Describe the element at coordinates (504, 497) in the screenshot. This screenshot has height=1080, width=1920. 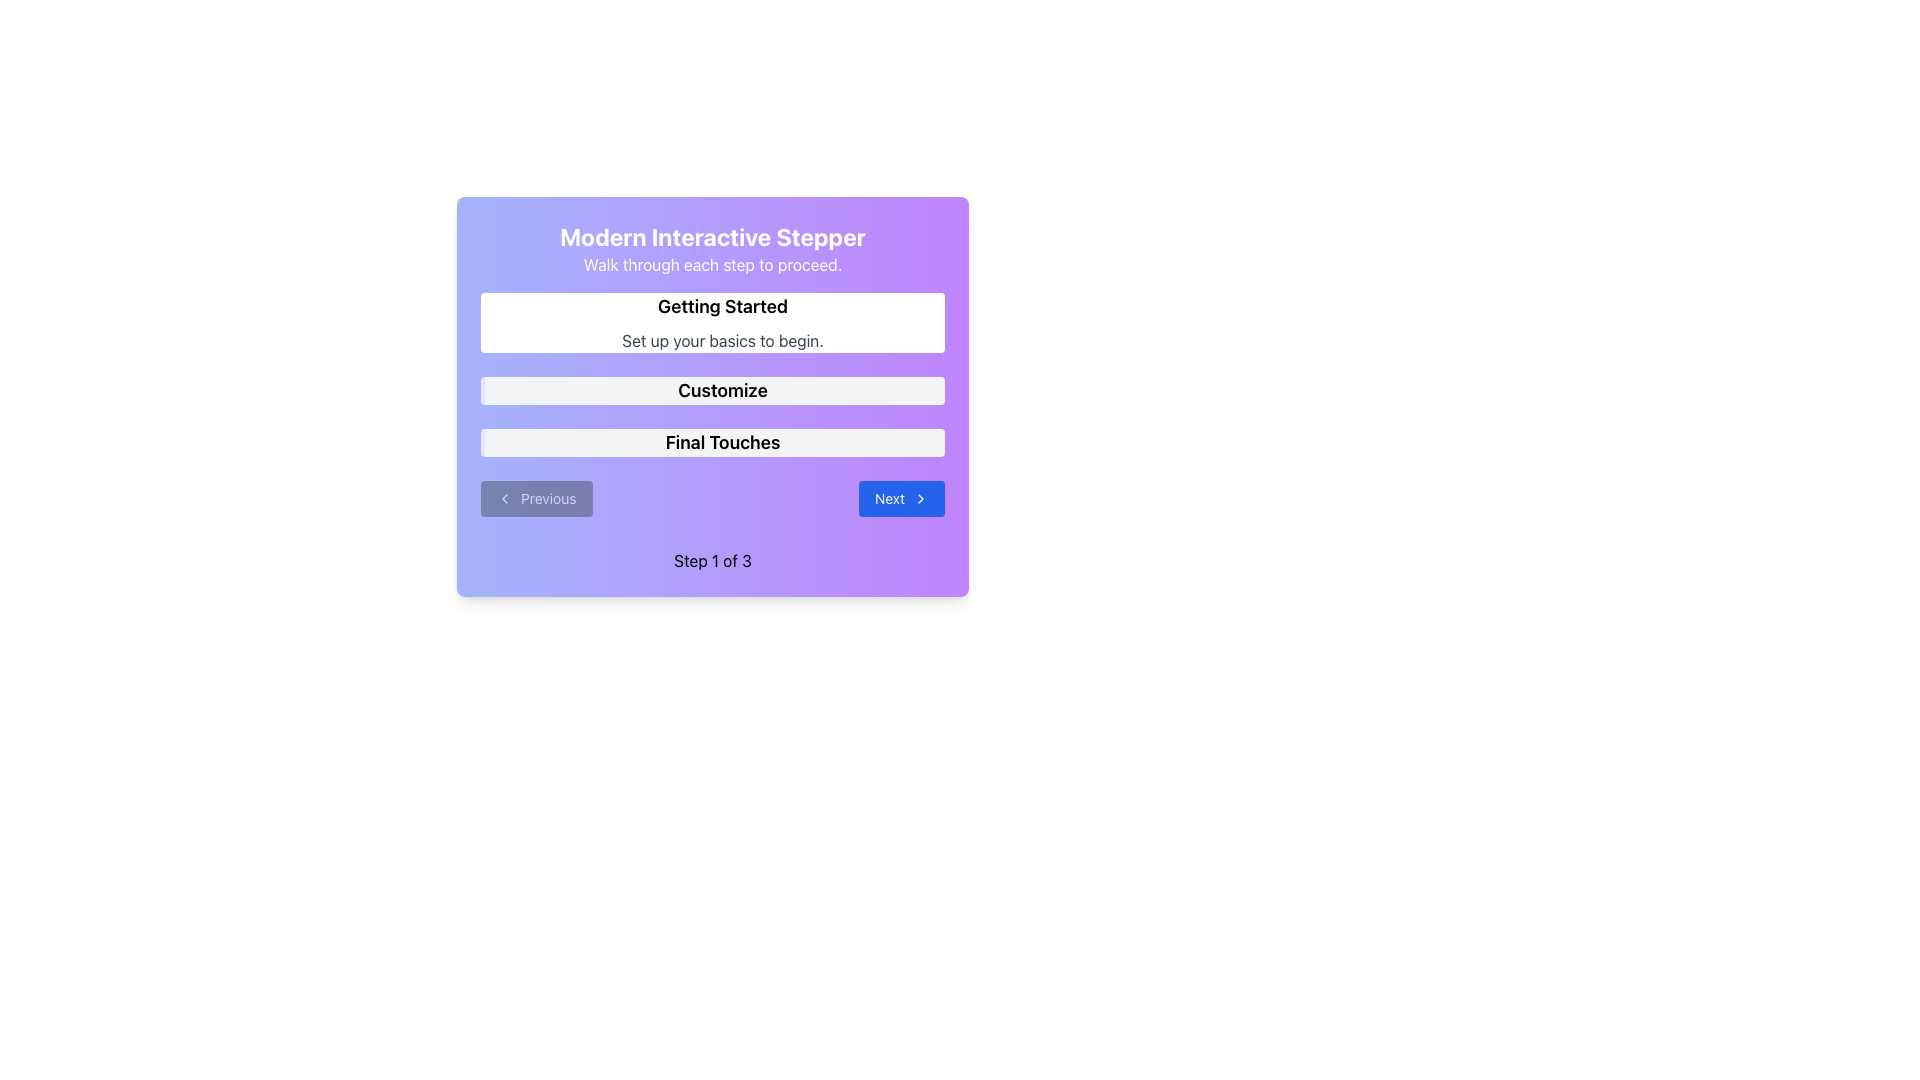
I see `the left-pointing chevron icon located to the left of the 'Previous' button in the bottom-left corner of the interactive stepper interface` at that location.